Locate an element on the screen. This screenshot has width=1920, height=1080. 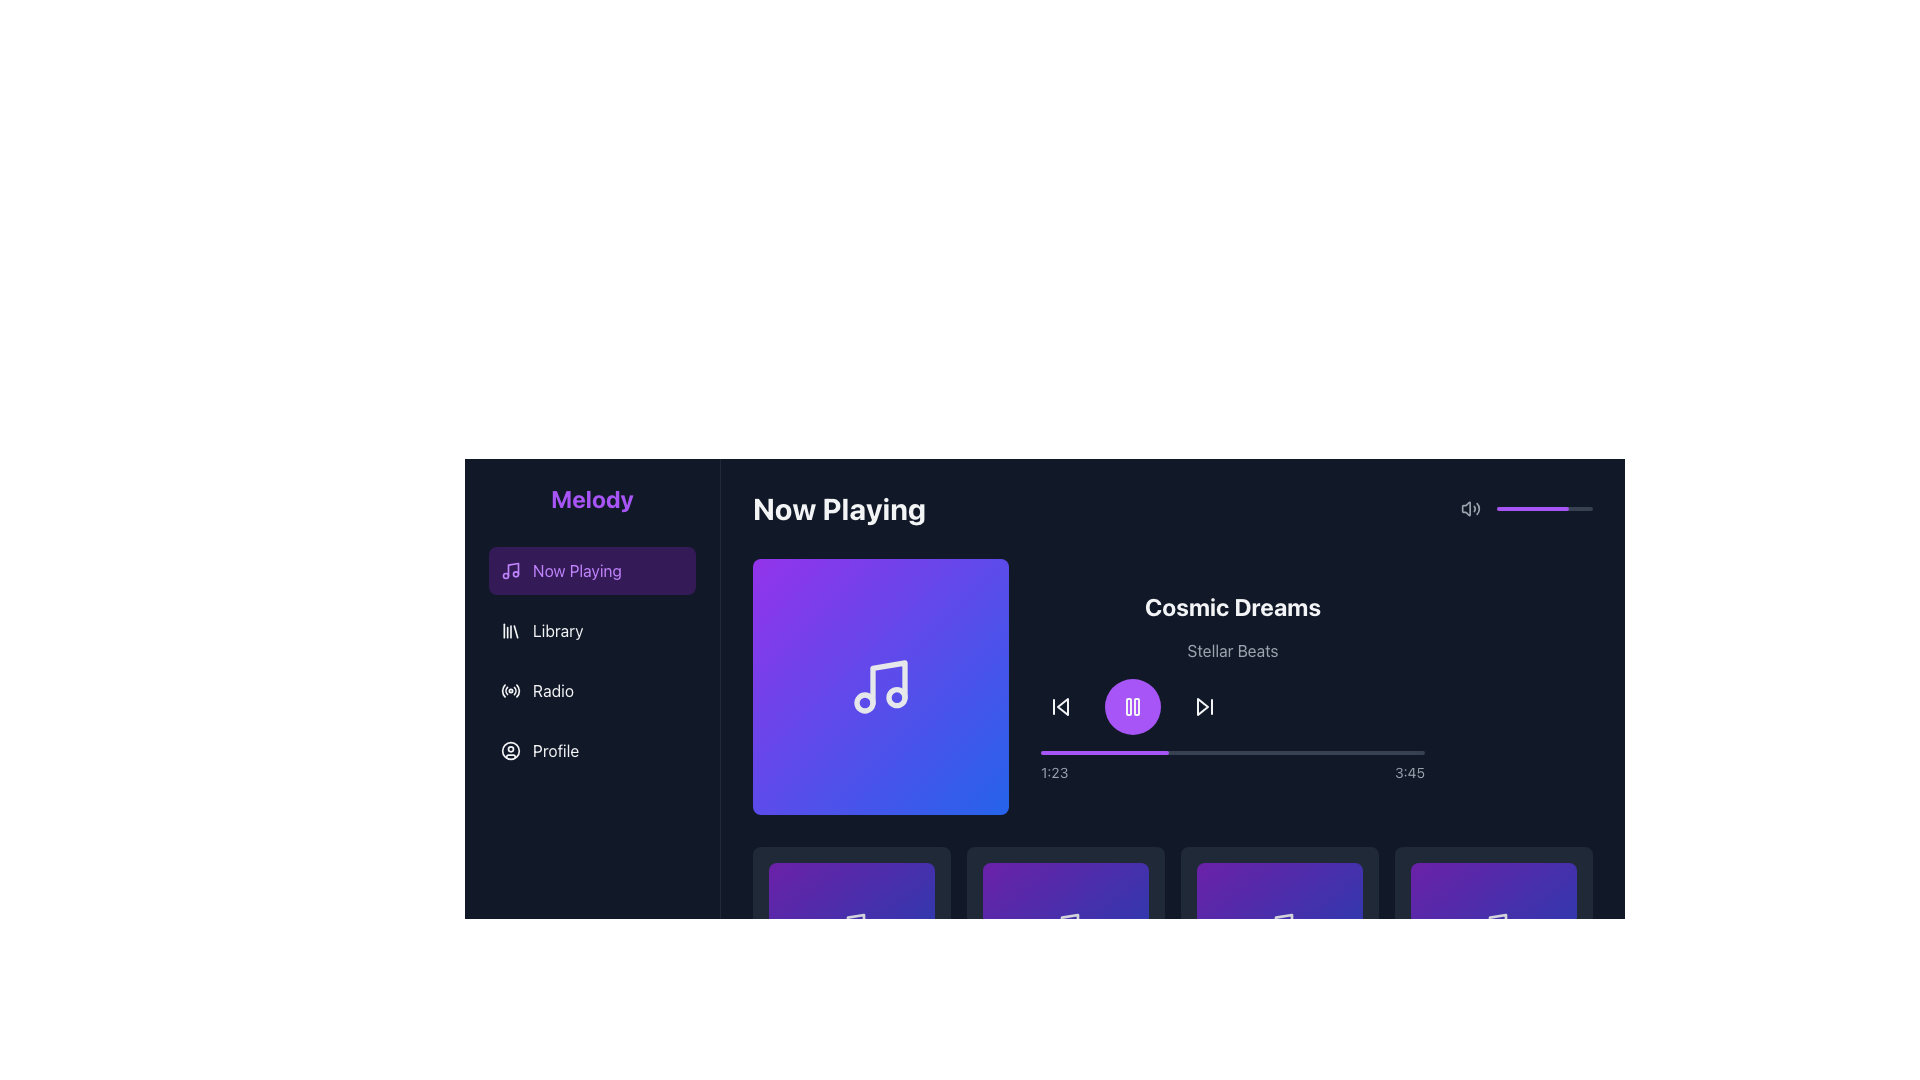
the playback progress is located at coordinates (1144, 752).